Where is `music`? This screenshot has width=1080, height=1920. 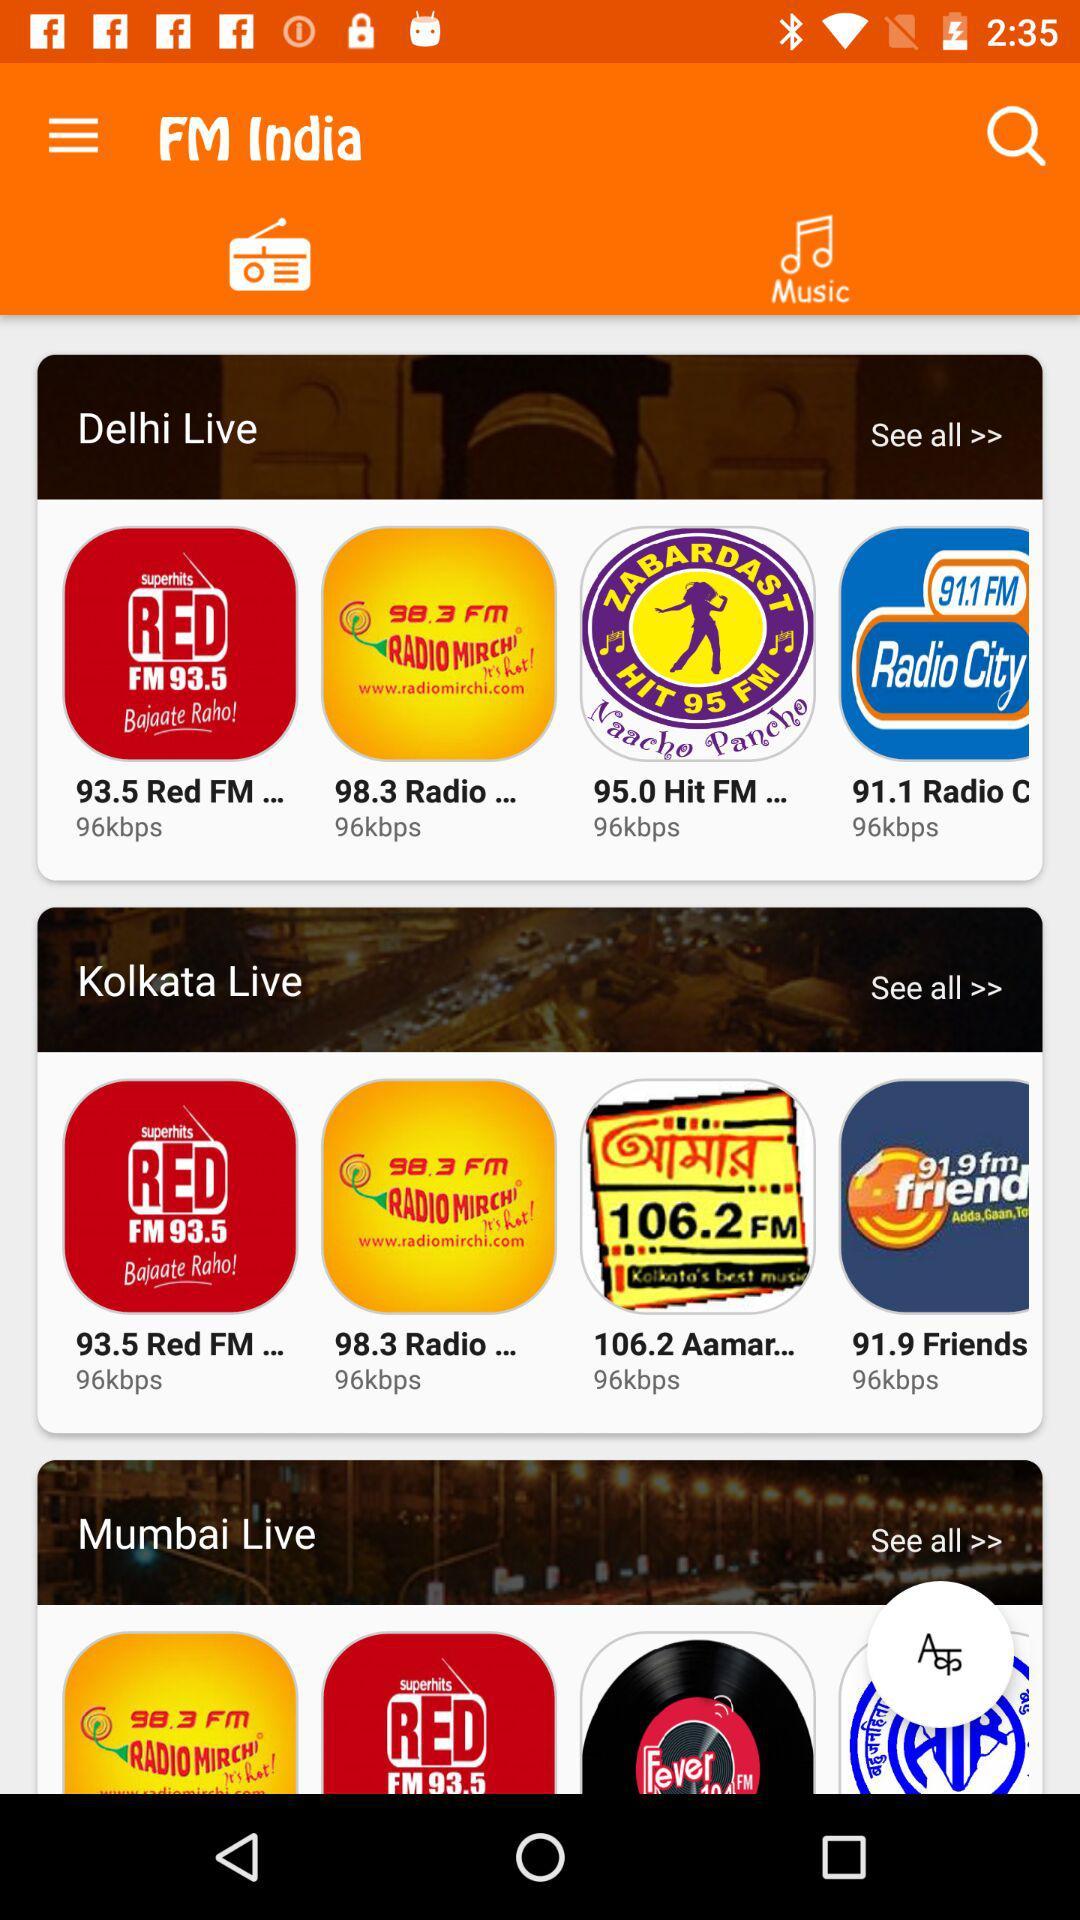 music is located at coordinates (810, 251).